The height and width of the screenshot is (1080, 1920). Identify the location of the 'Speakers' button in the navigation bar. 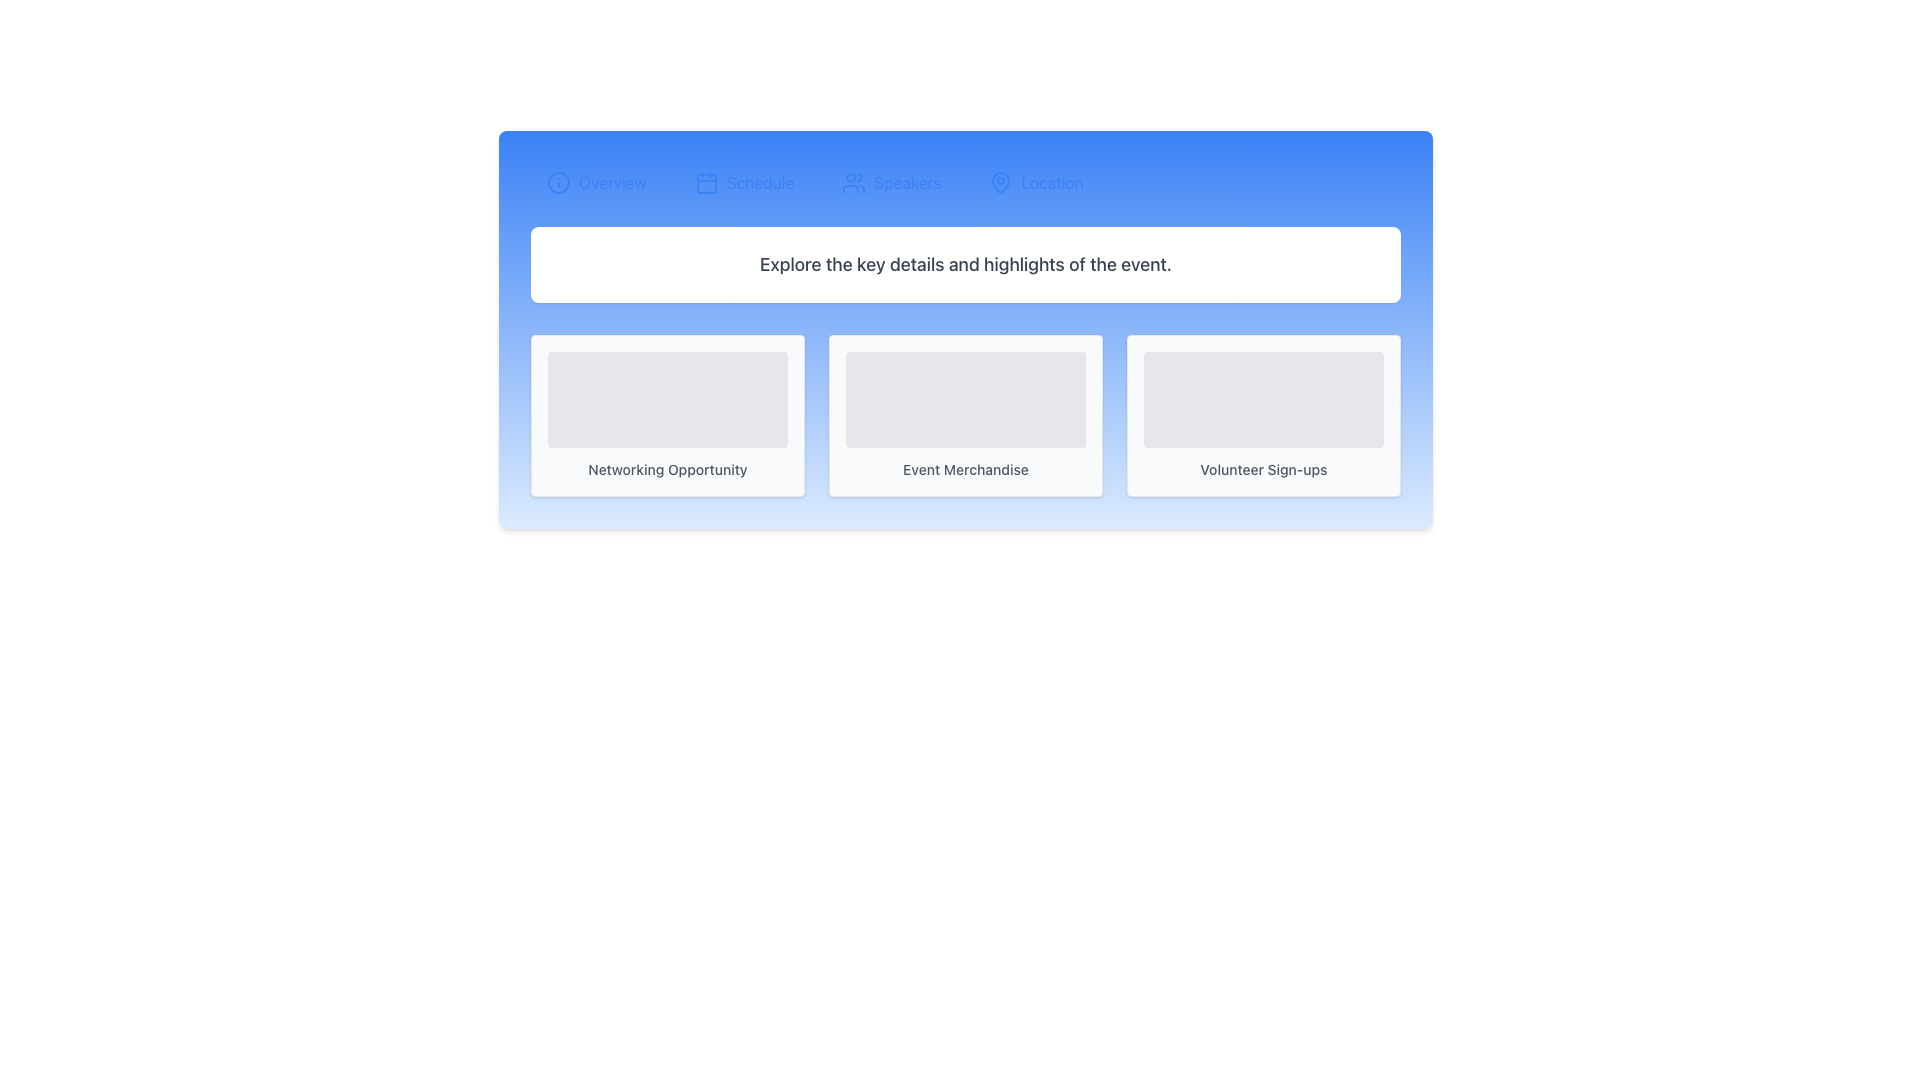
(965, 182).